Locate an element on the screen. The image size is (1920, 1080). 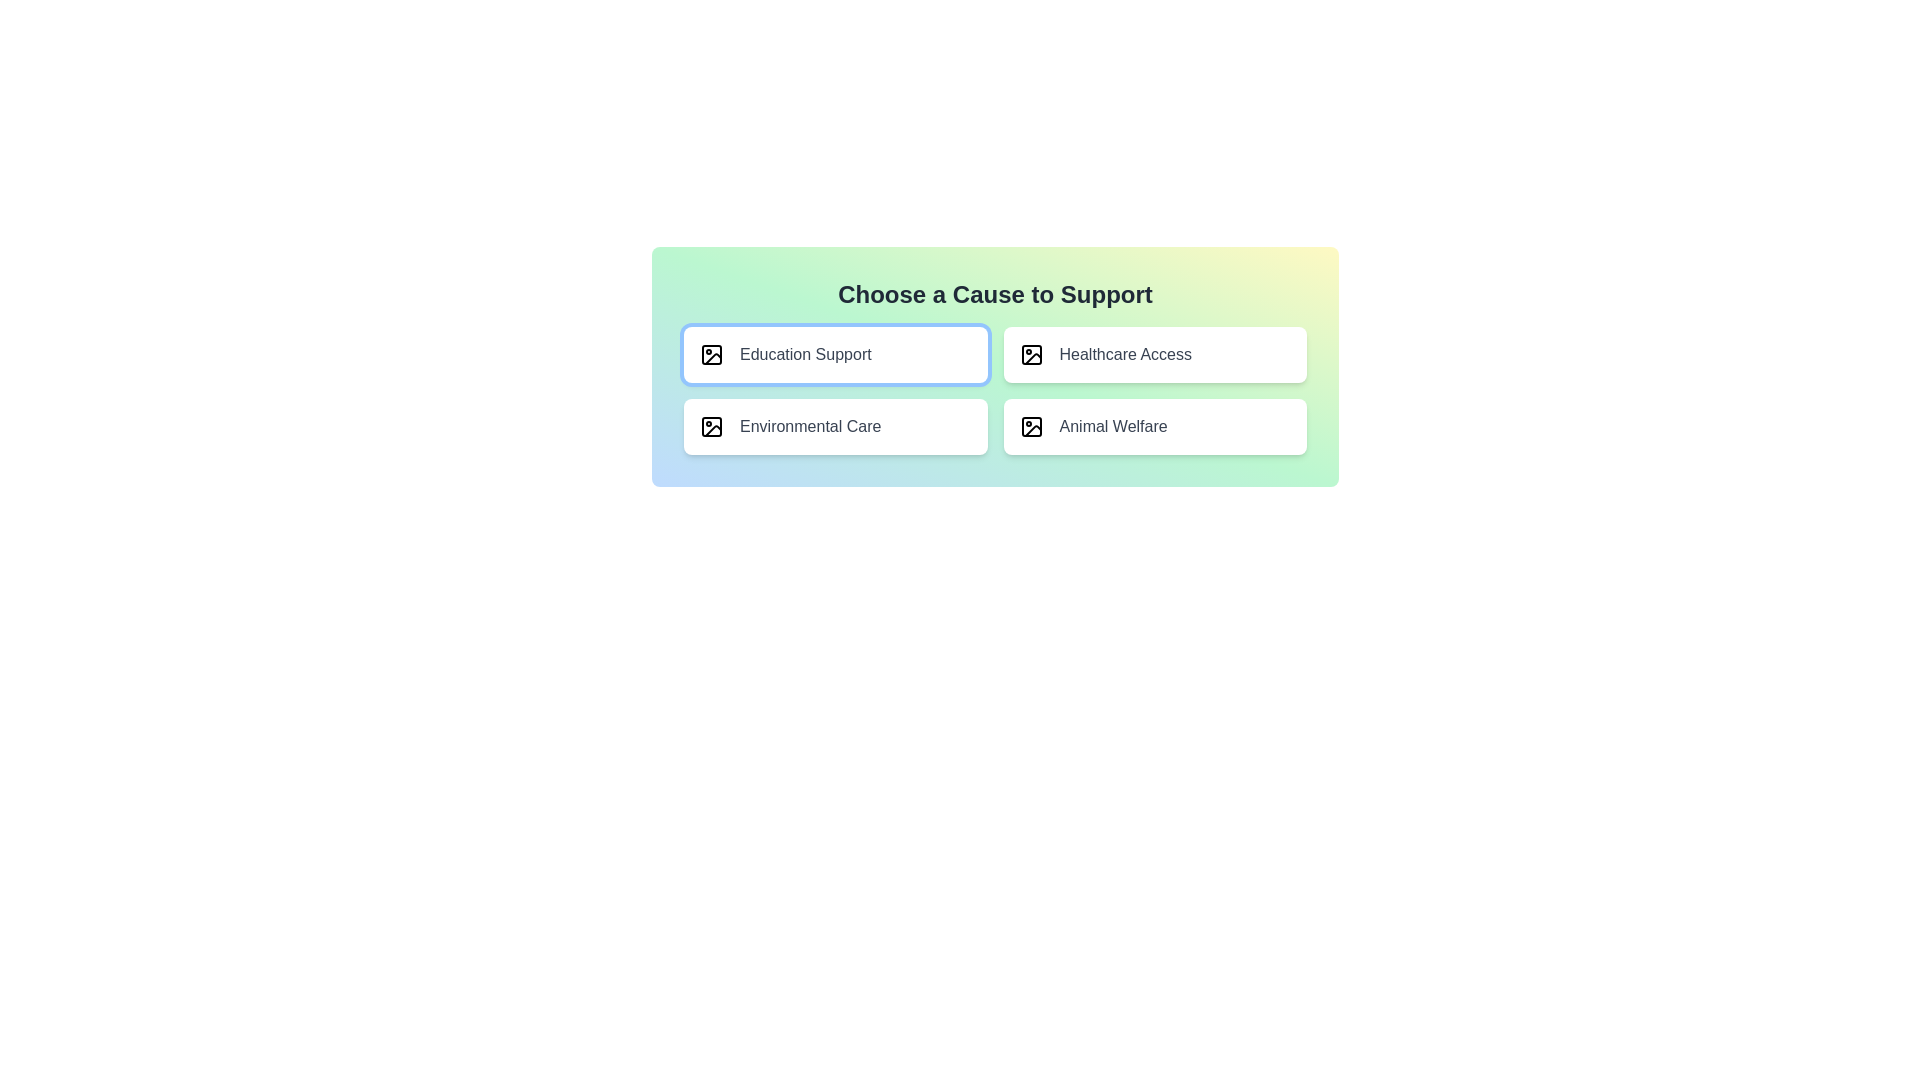
the Icon component that visually represents the 'Animal Welfare' text, located in the bottom-right quadrant of the selectable cause options area is located at coordinates (1031, 426).